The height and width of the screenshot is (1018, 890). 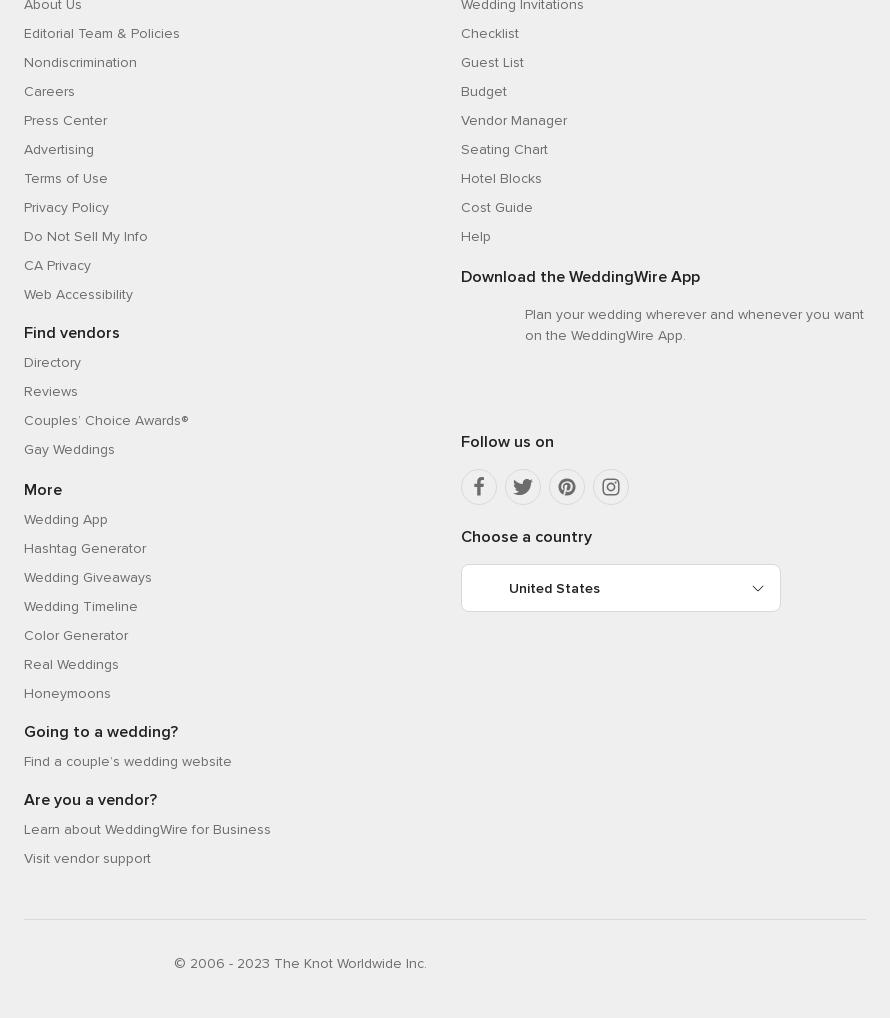 I want to click on 'Wedding Giveaways', so click(x=24, y=576).